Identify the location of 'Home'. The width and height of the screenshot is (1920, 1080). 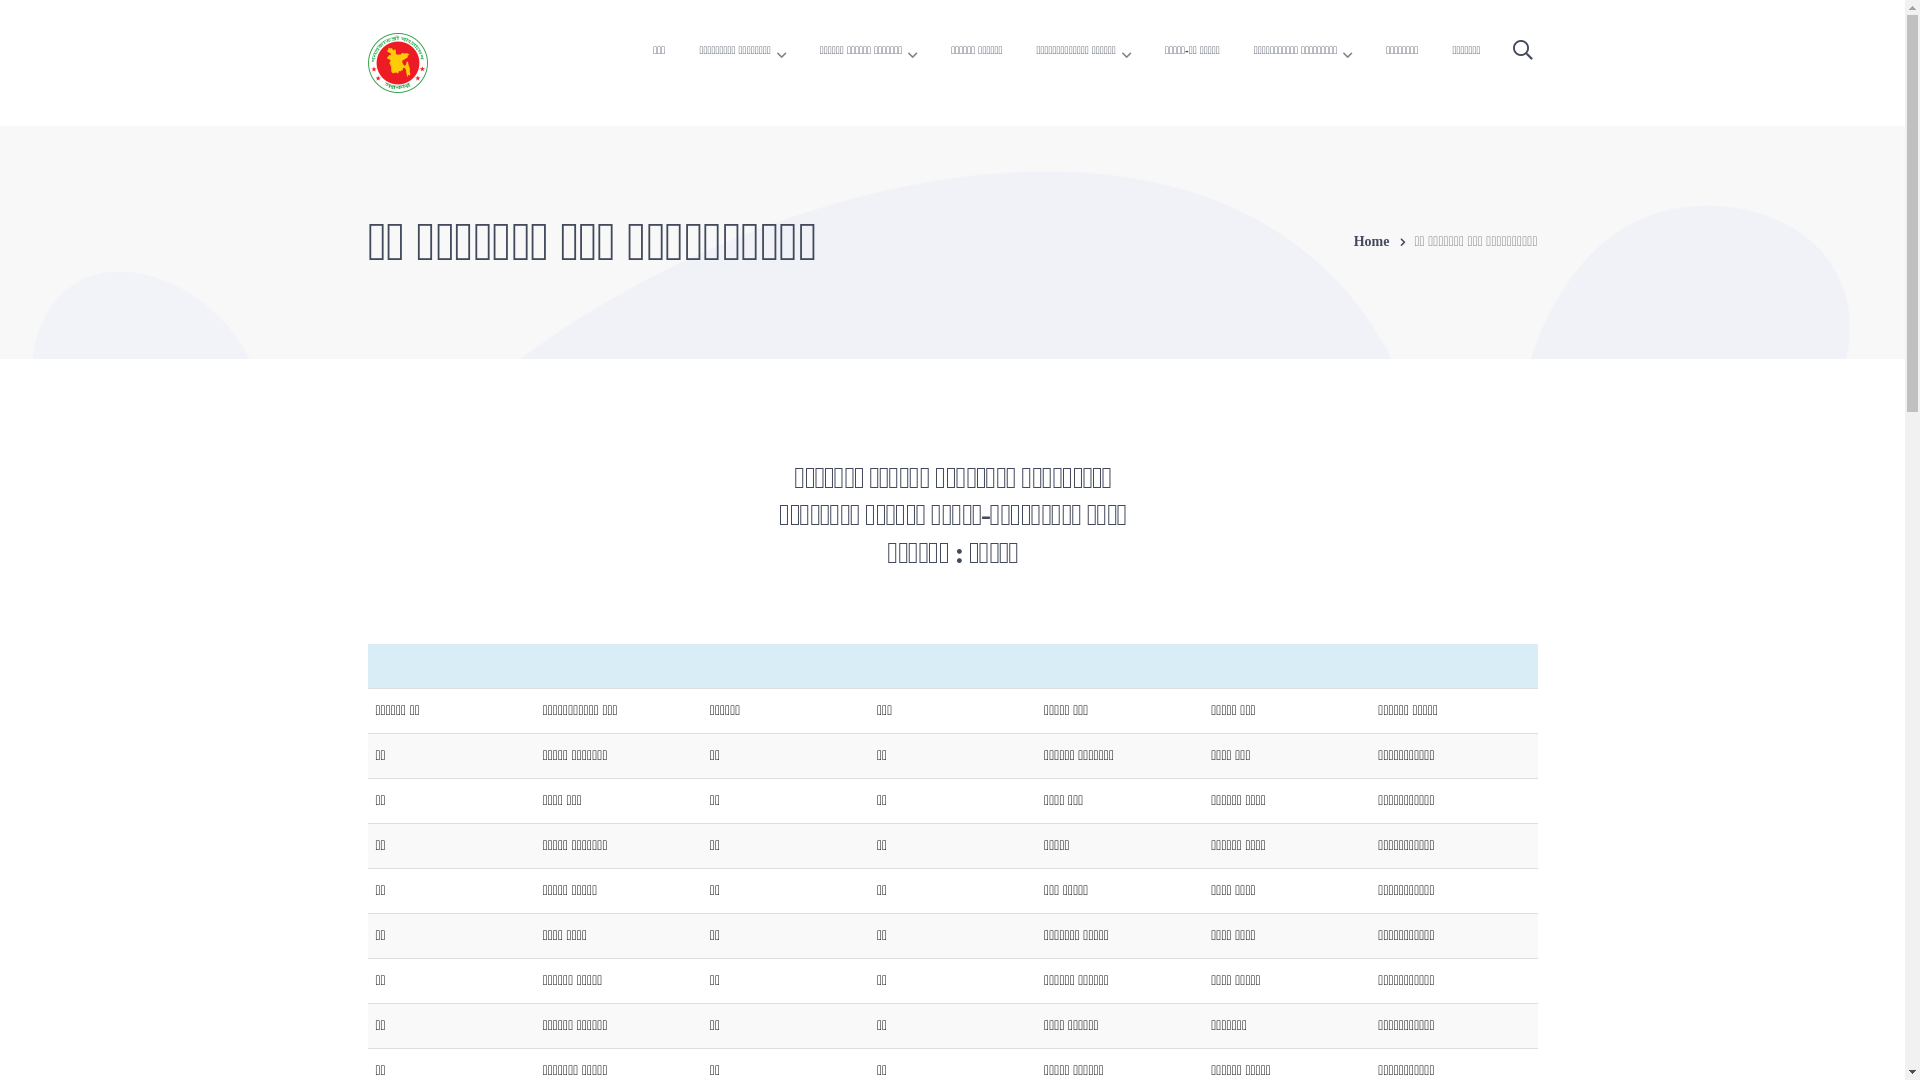
(1383, 241).